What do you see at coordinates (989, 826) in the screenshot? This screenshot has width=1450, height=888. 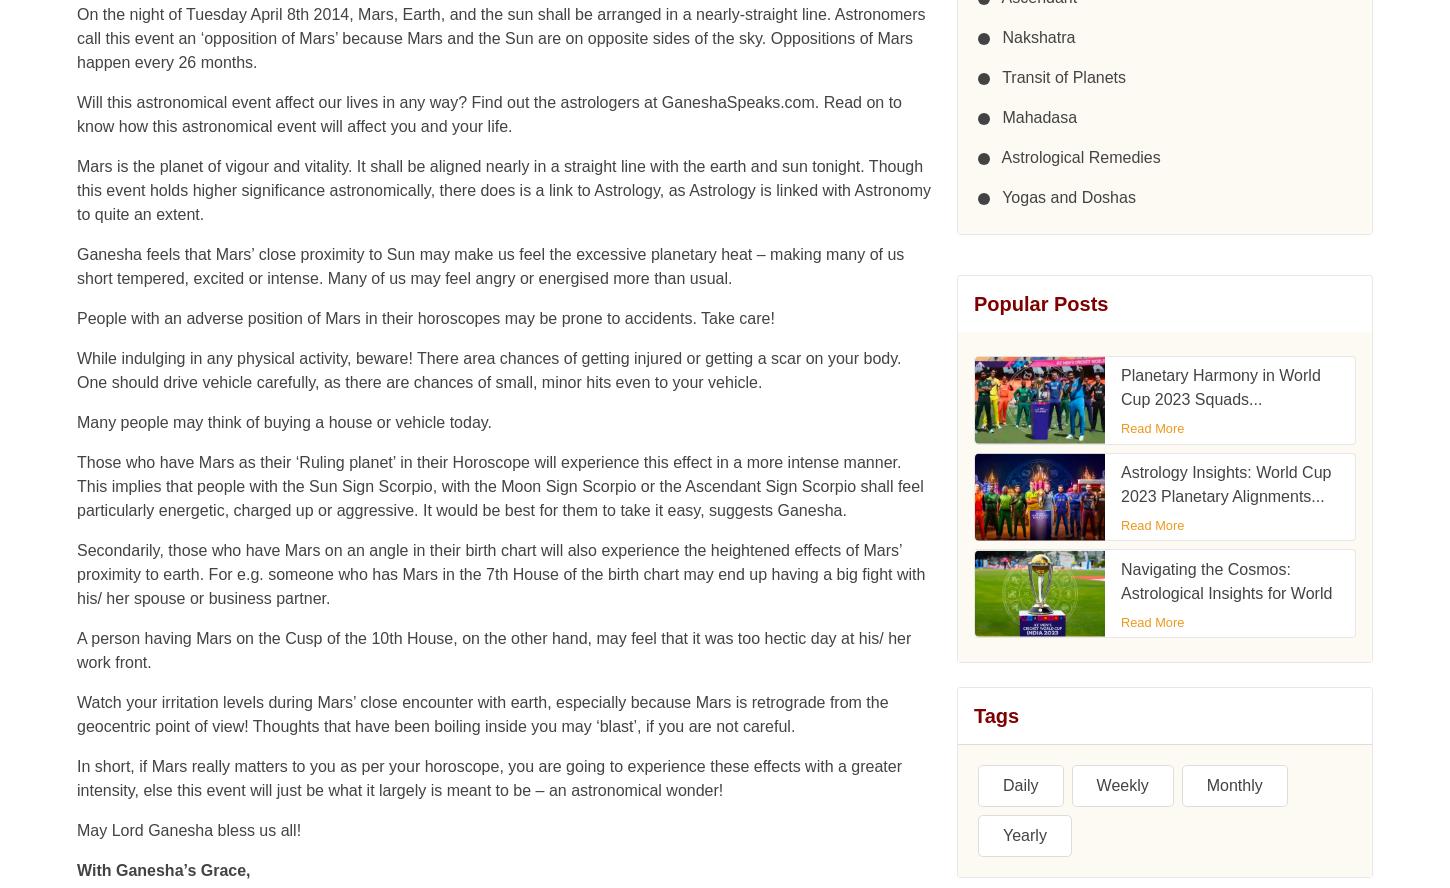 I see `'Indiatimes'` at bounding box center [989, 826].